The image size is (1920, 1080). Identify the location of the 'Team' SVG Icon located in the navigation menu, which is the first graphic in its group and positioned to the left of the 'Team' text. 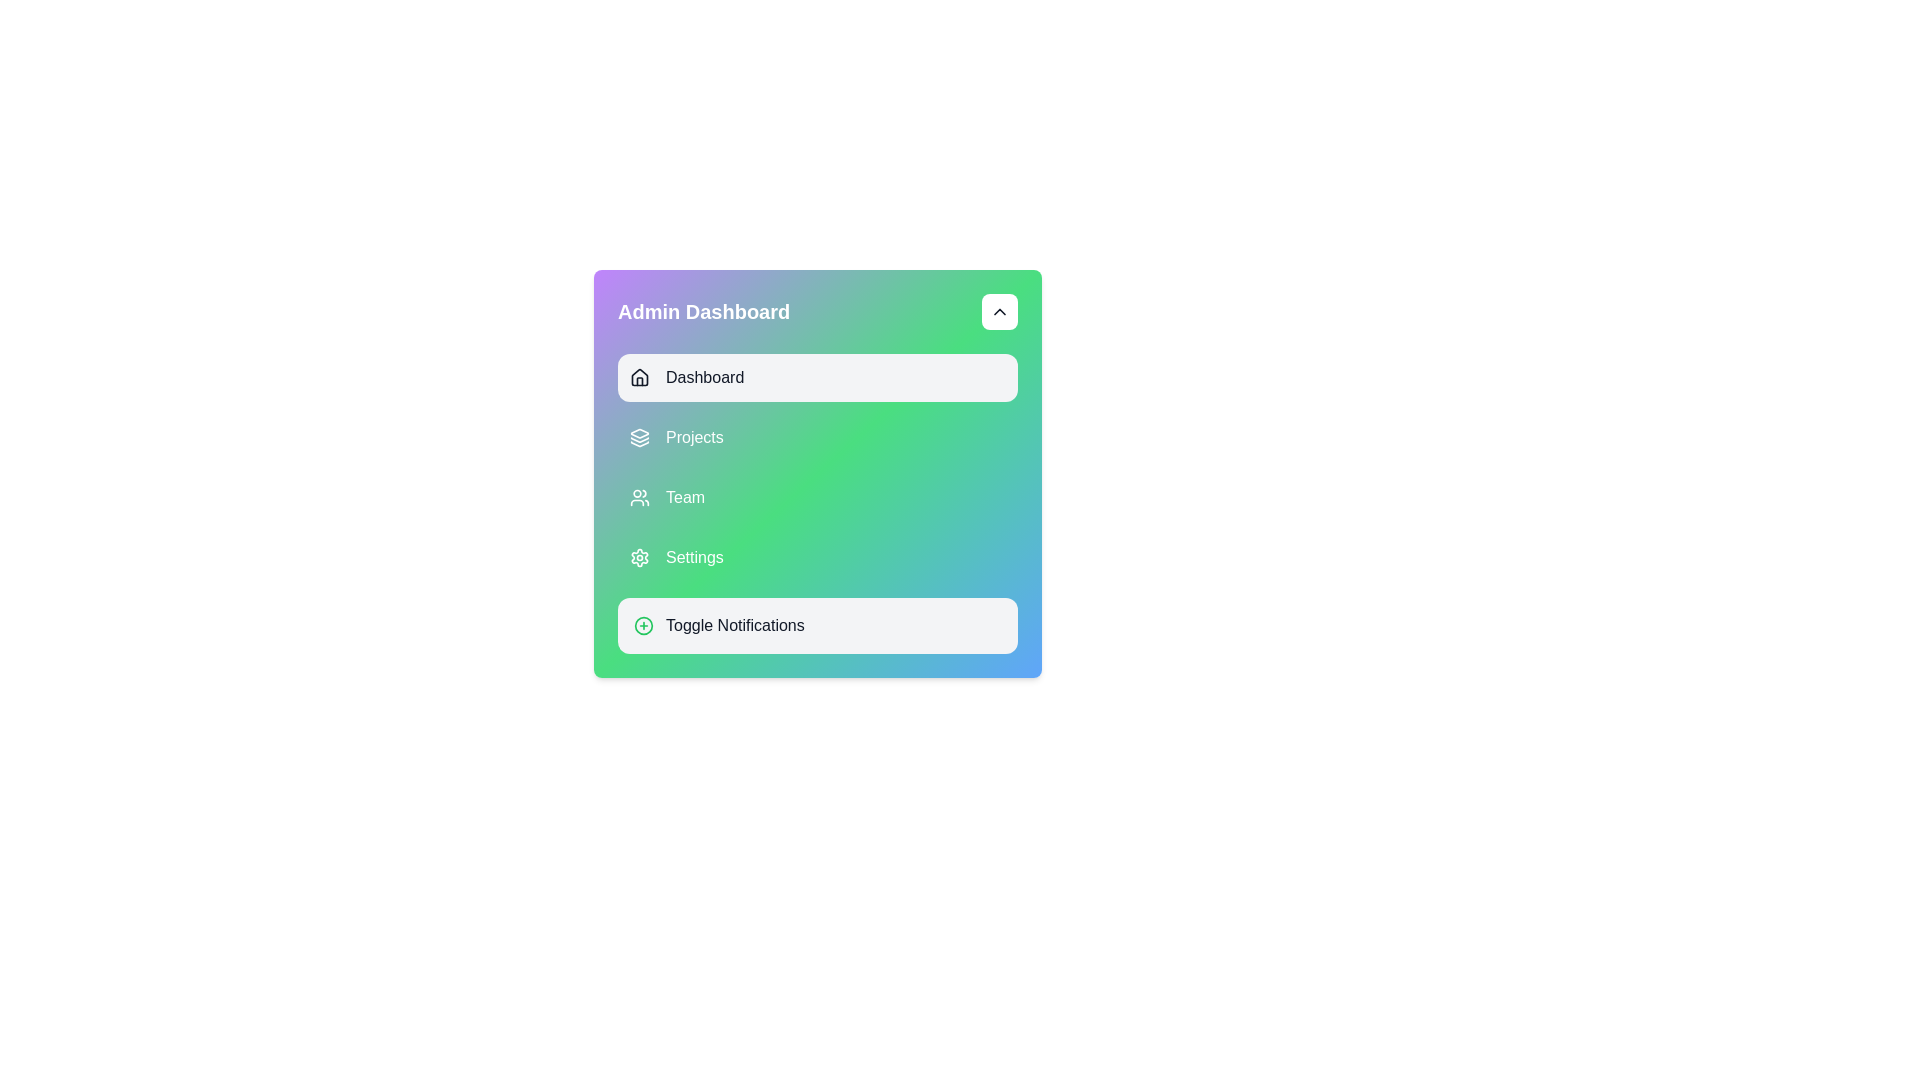
(638, 496).